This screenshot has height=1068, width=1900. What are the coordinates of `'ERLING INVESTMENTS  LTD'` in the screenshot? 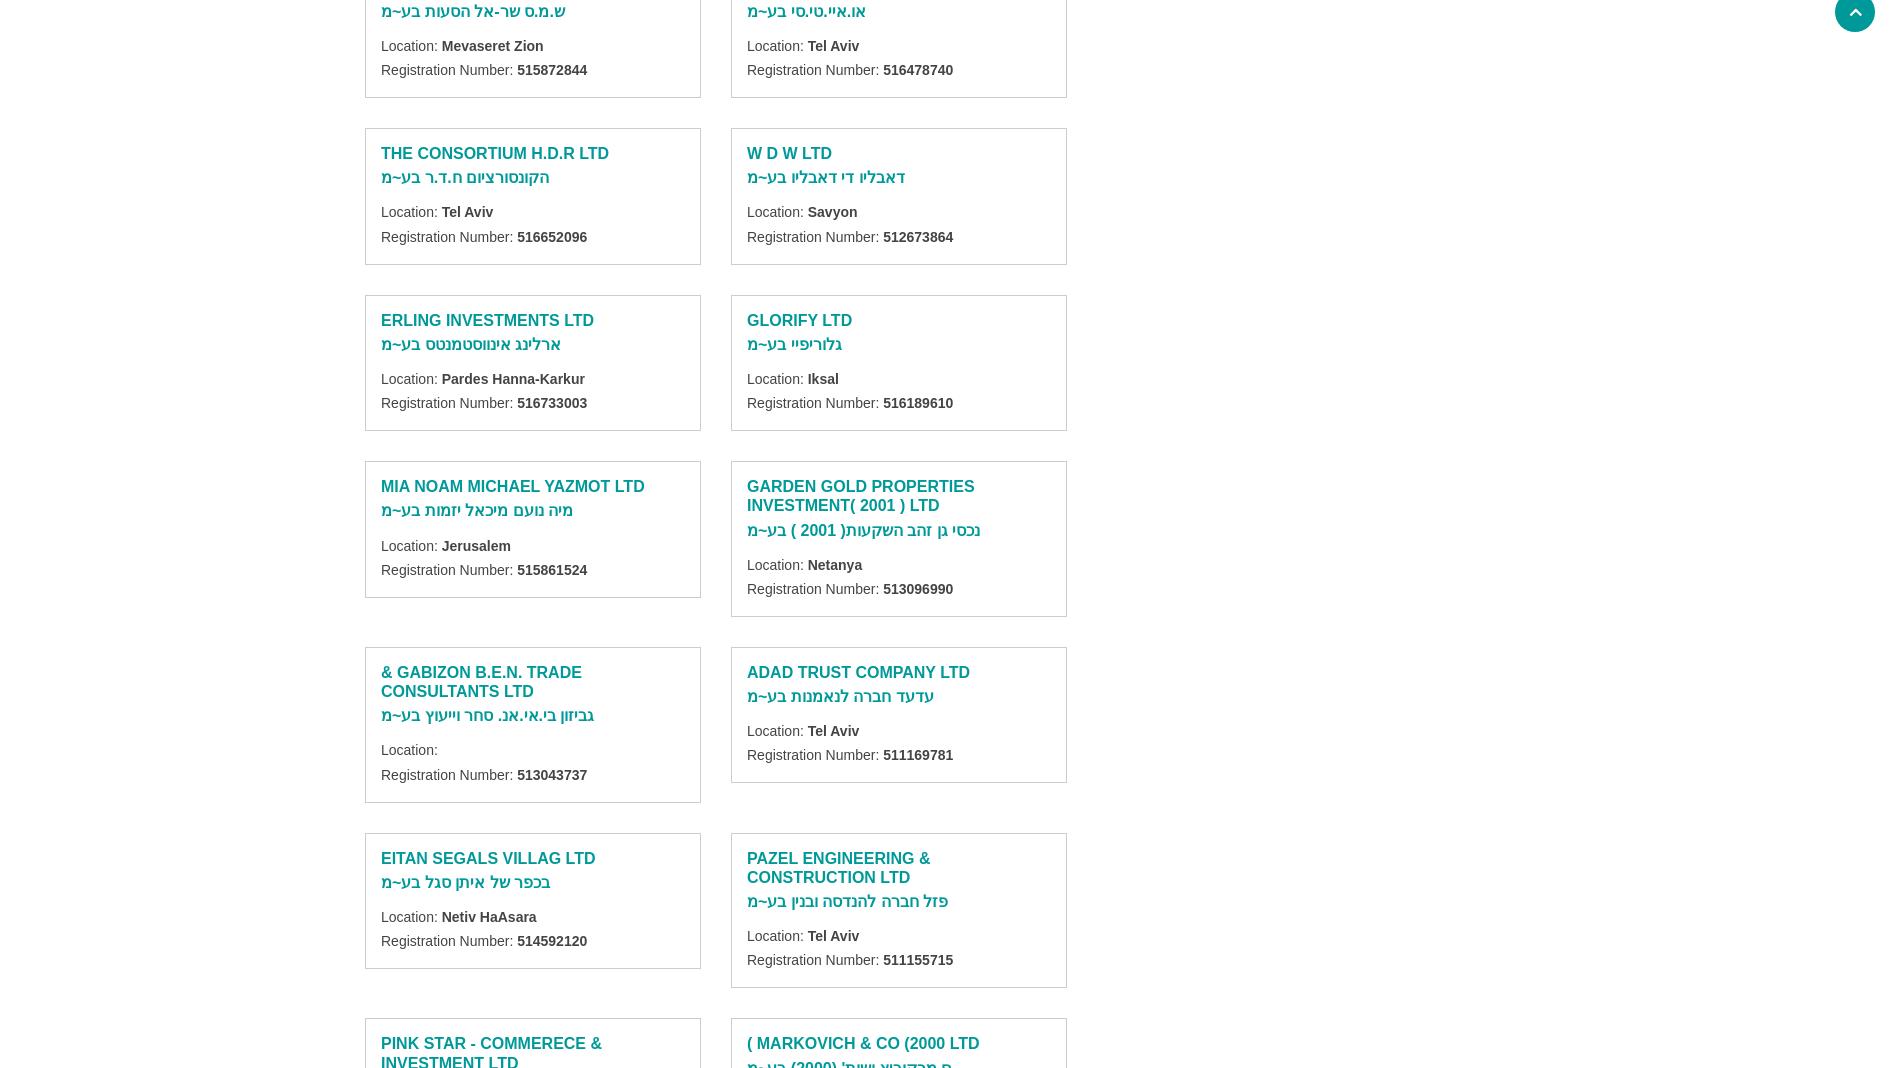 It's located at (379, 318).